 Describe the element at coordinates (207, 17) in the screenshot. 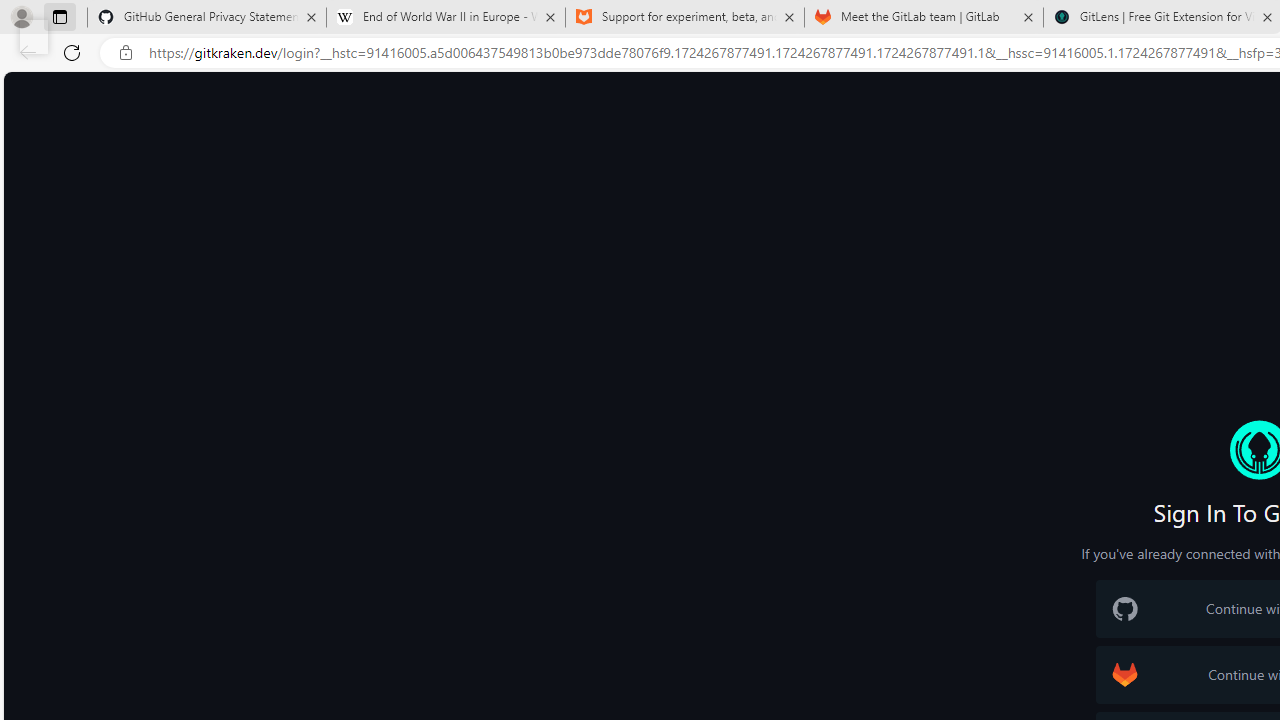

I see `'GitHub General Privacy Statement - GitHub Docs'` at that location.